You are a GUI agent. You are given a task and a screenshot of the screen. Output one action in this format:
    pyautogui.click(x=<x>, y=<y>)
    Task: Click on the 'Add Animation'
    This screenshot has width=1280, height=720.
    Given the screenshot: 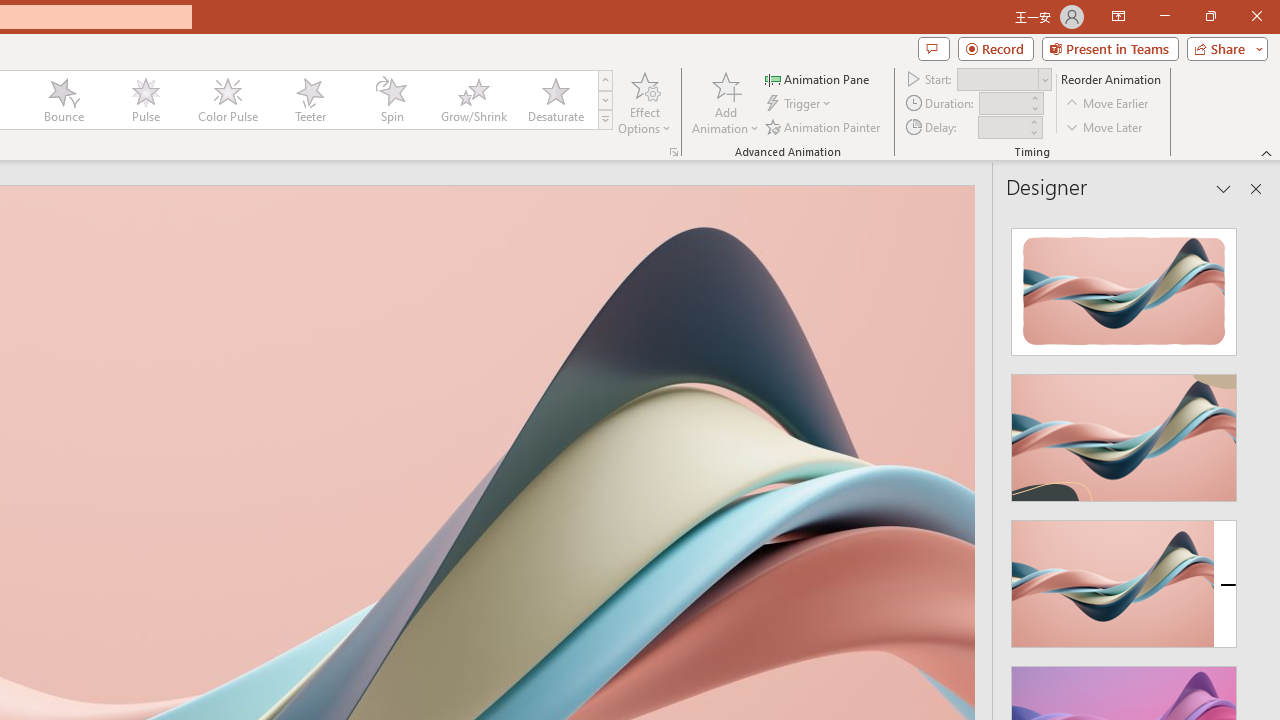 What is the action you would take?
    pyautogui.click(x=724, y=103)
    